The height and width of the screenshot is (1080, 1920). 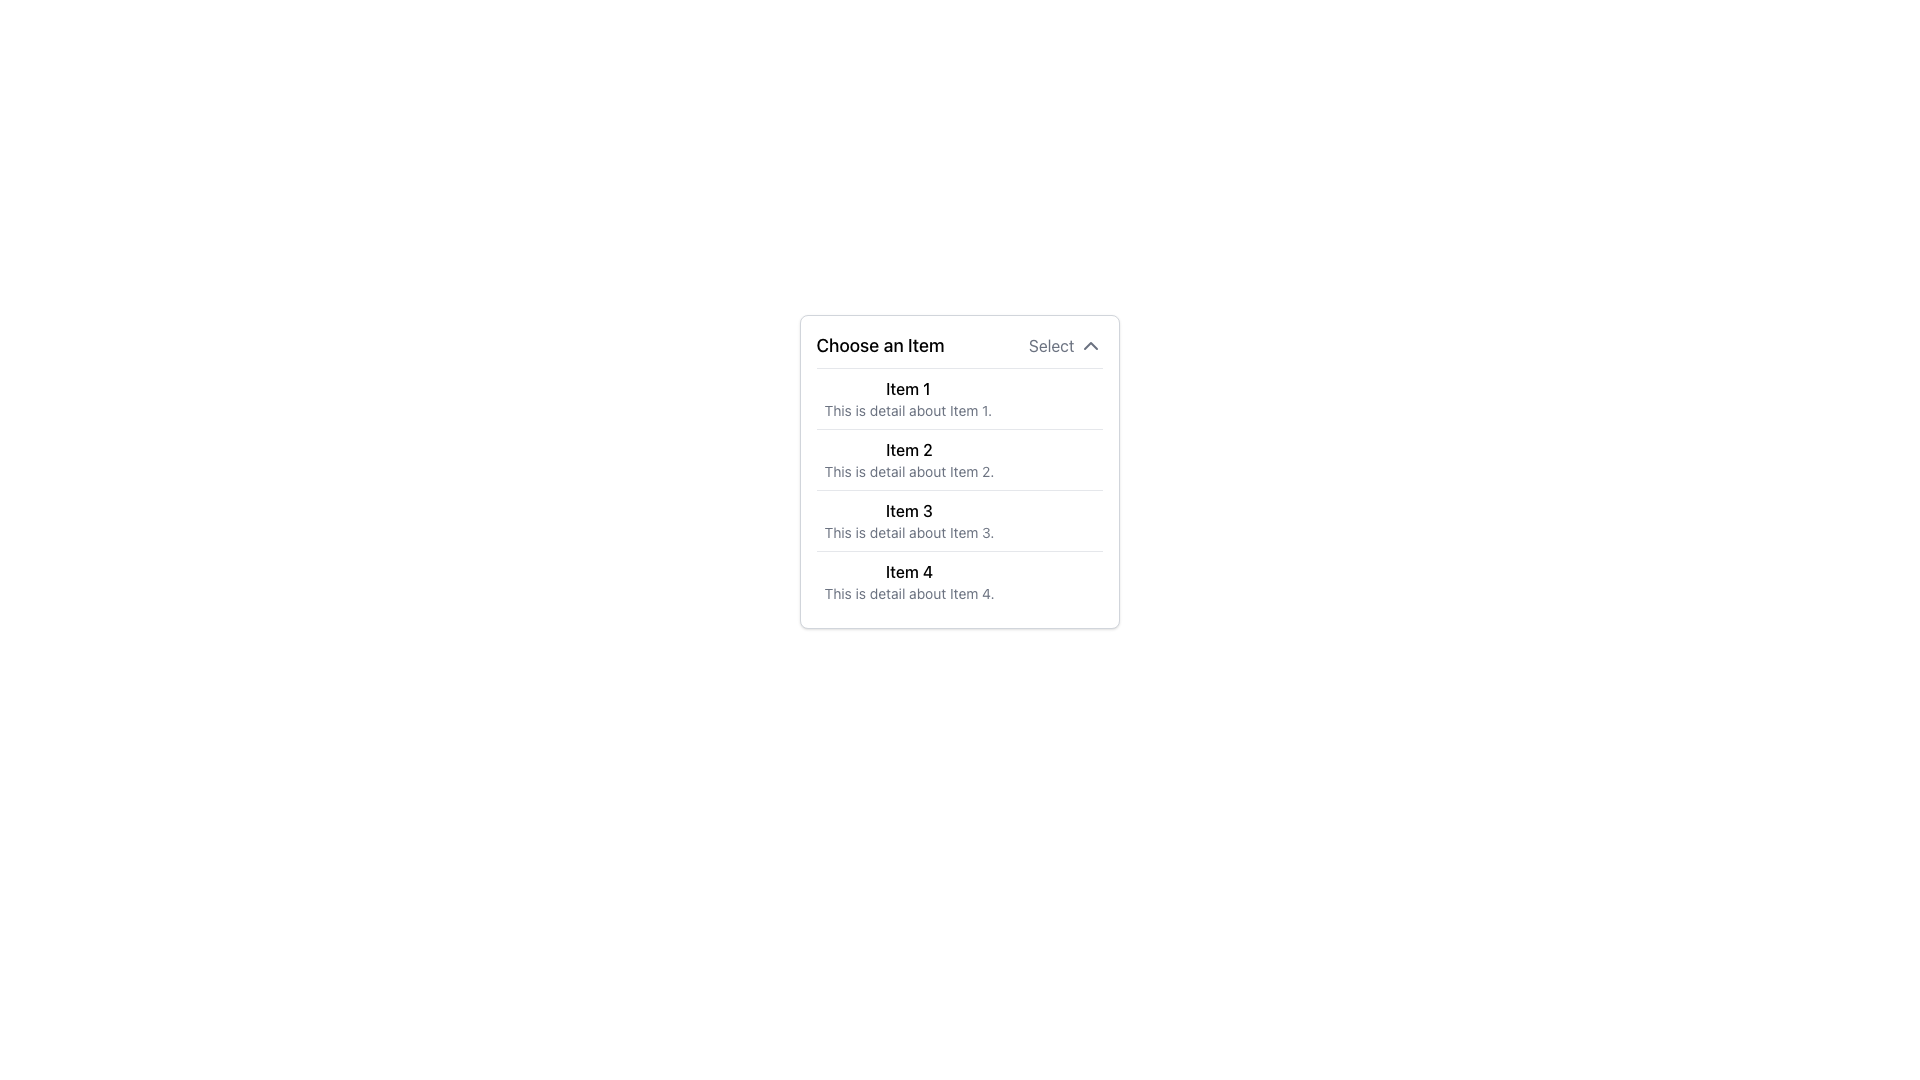 What do you see at coordinates (908, 509) in the screenshot?
I see `the text label that identifies the third item in the dropdown panel, positioned between 'Item 2' and 'Item 4'` at bounding box center [908, 509].